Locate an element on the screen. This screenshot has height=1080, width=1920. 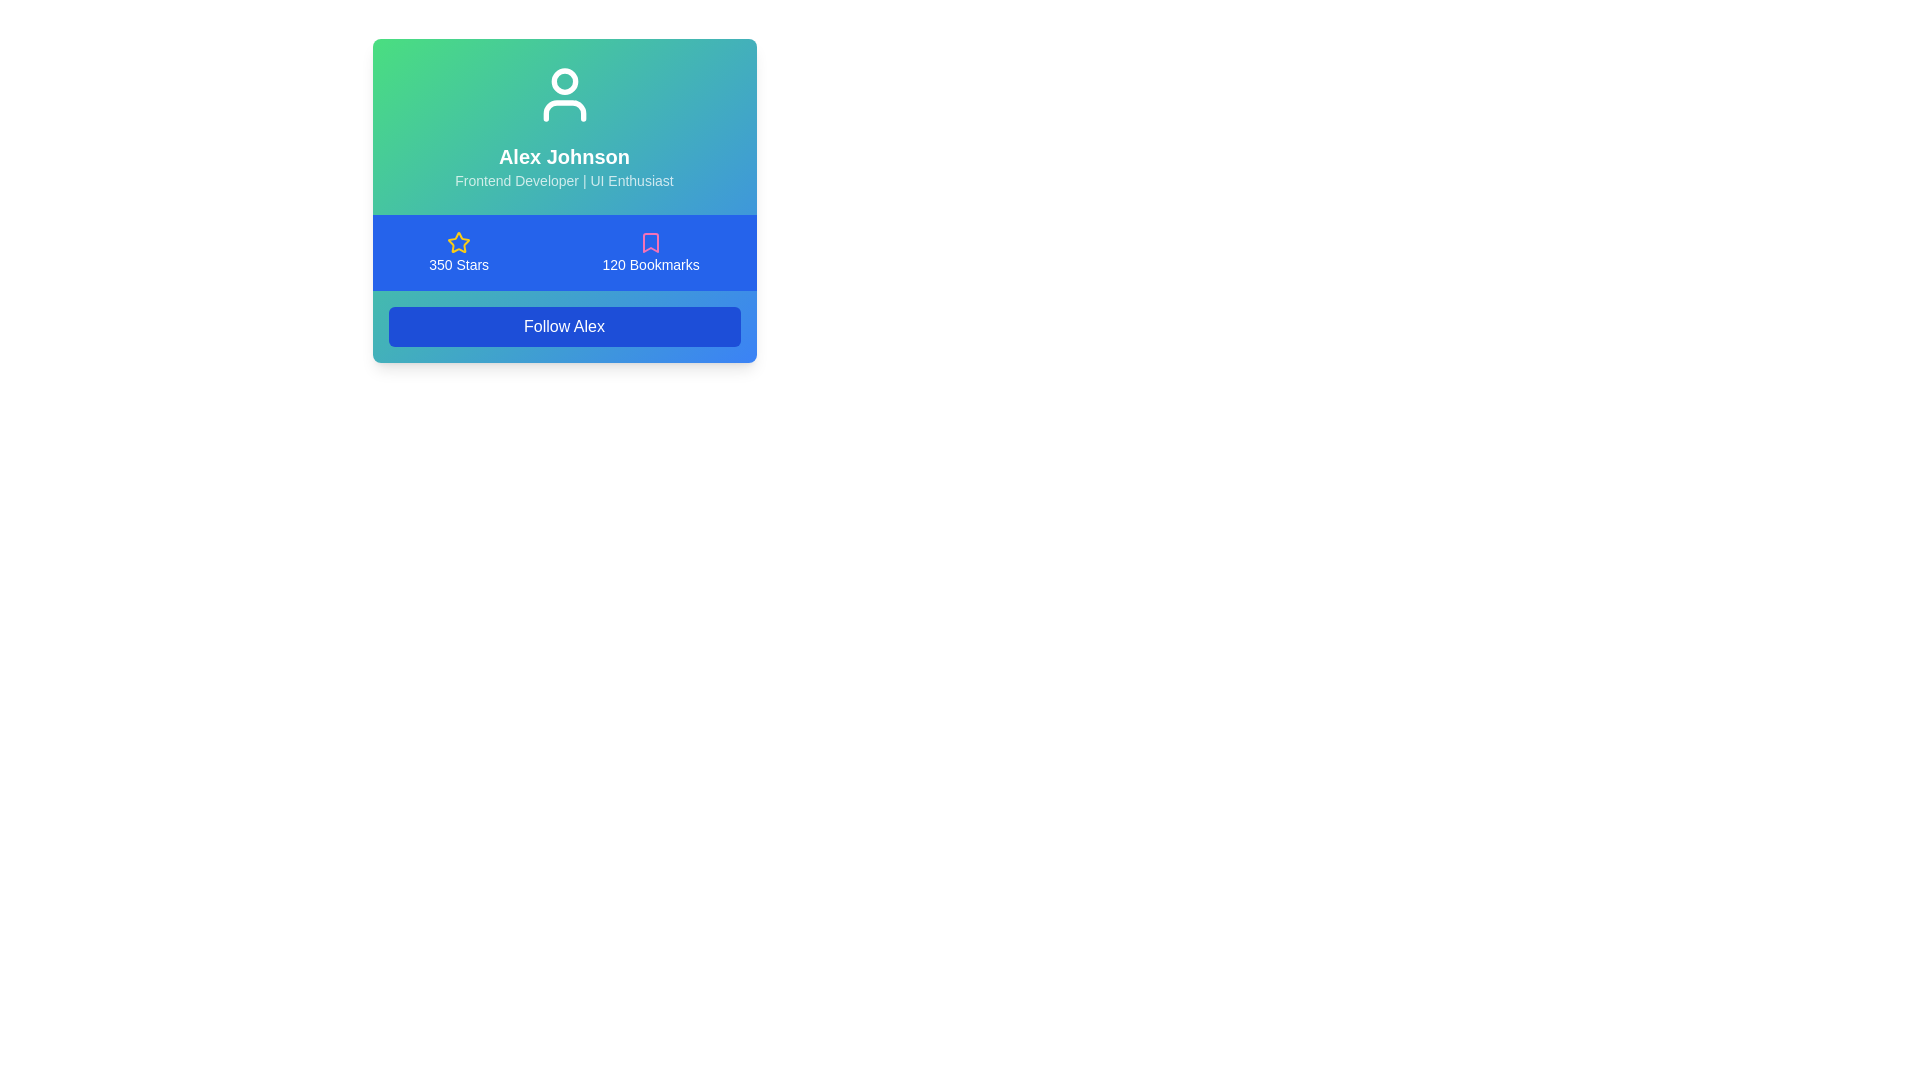
the text label displaying the number of bookmarks associated with the profile, located at the rightmost position below the bookmark icon is located at coordinates (651, 264).